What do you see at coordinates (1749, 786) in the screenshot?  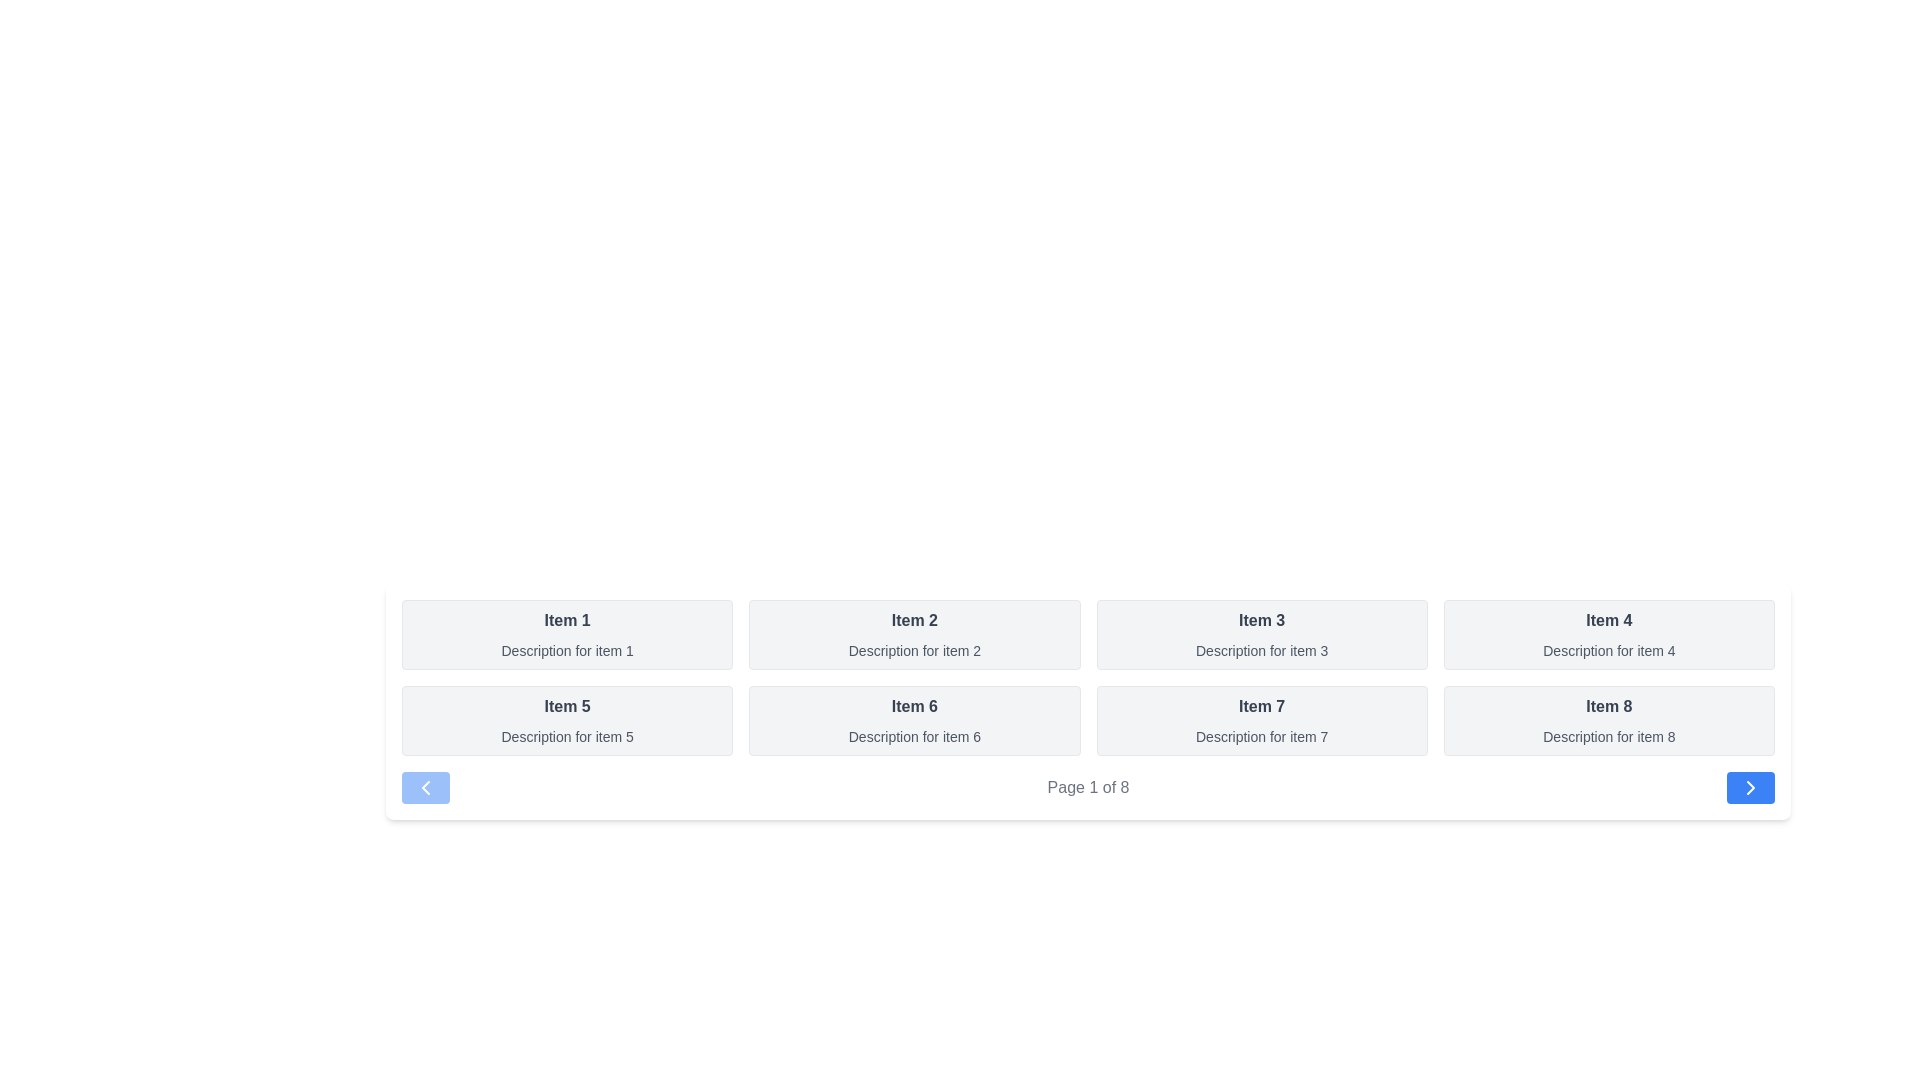 I see `the vector icon within the navigation button located at the bottom-right corner of the interface` at bounding box center [1749, 786].